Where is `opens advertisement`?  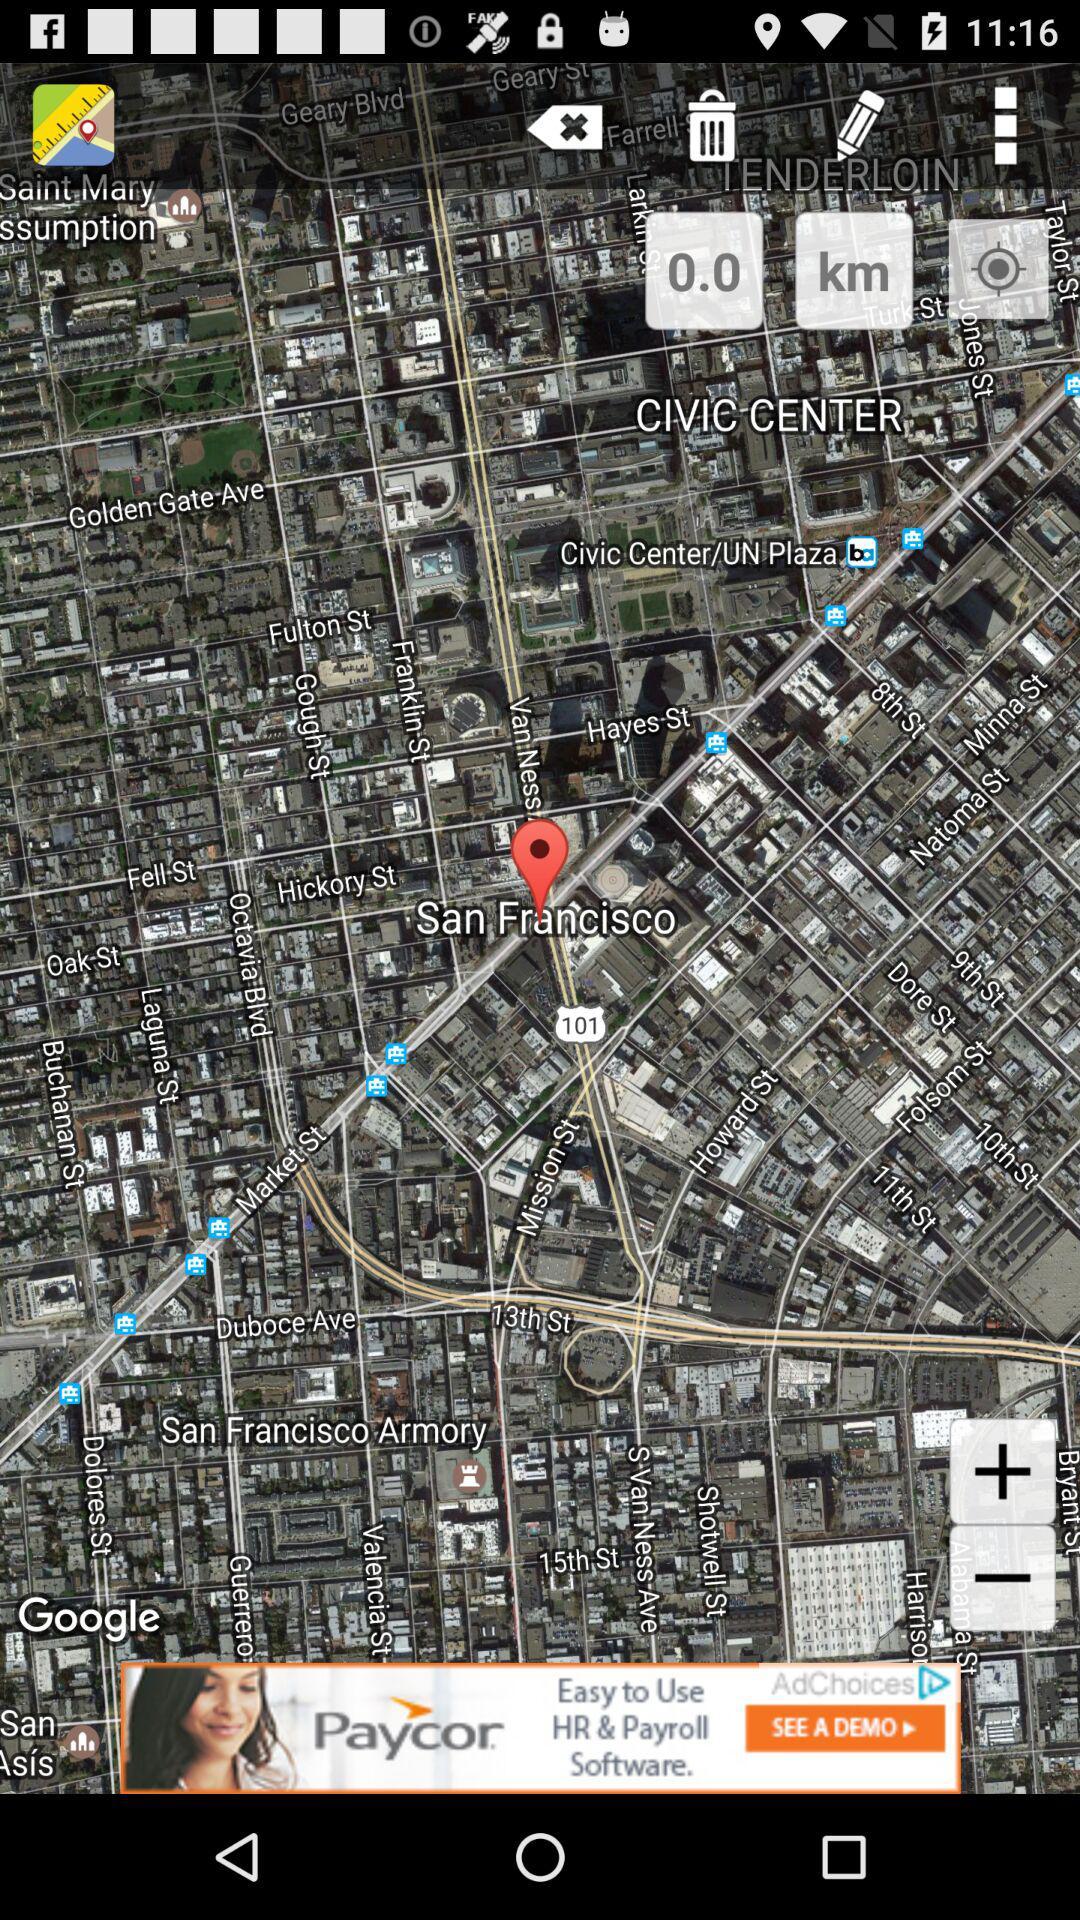 opens advertisement is located at coordinates (540, 1727).